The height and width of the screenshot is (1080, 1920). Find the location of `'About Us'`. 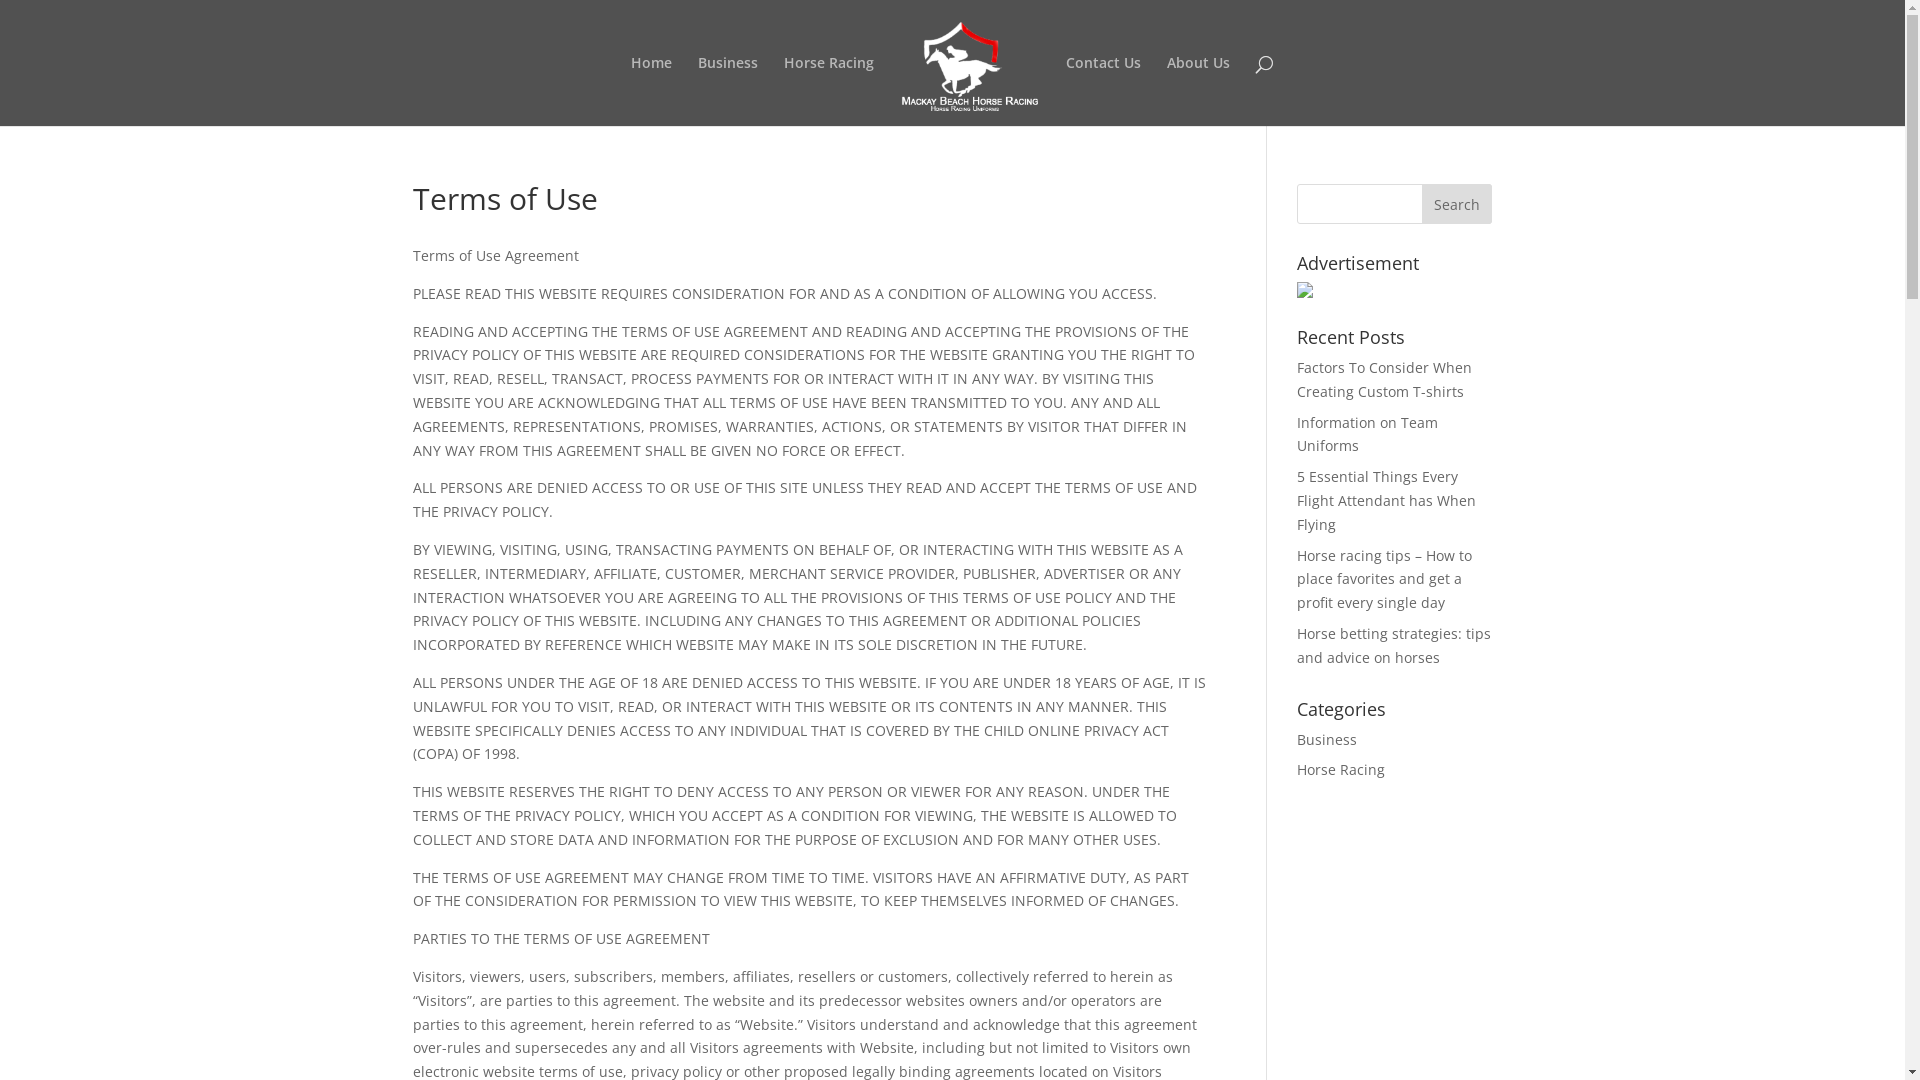

'About Us' is located at coordinates (1198, 91).